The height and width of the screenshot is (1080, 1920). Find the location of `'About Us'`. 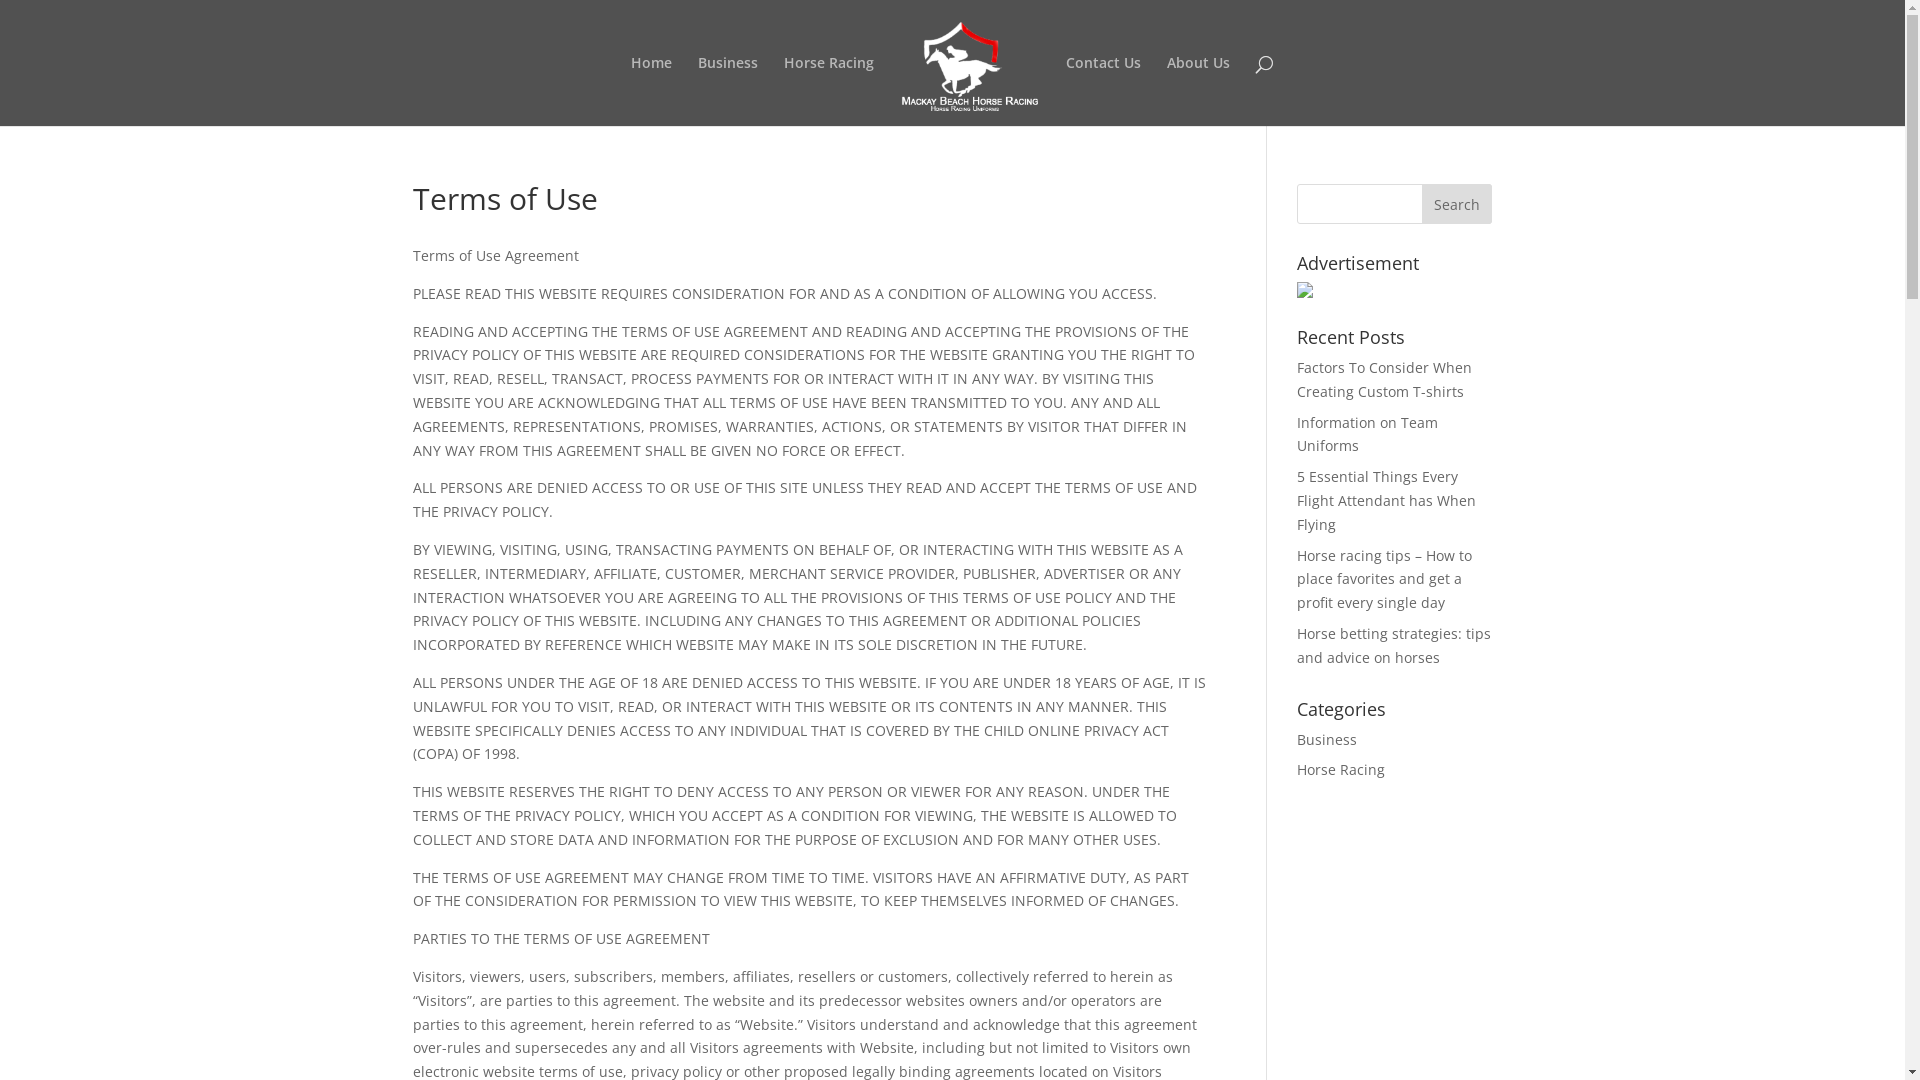

'About Us' is located at coordinates (1198, 91).